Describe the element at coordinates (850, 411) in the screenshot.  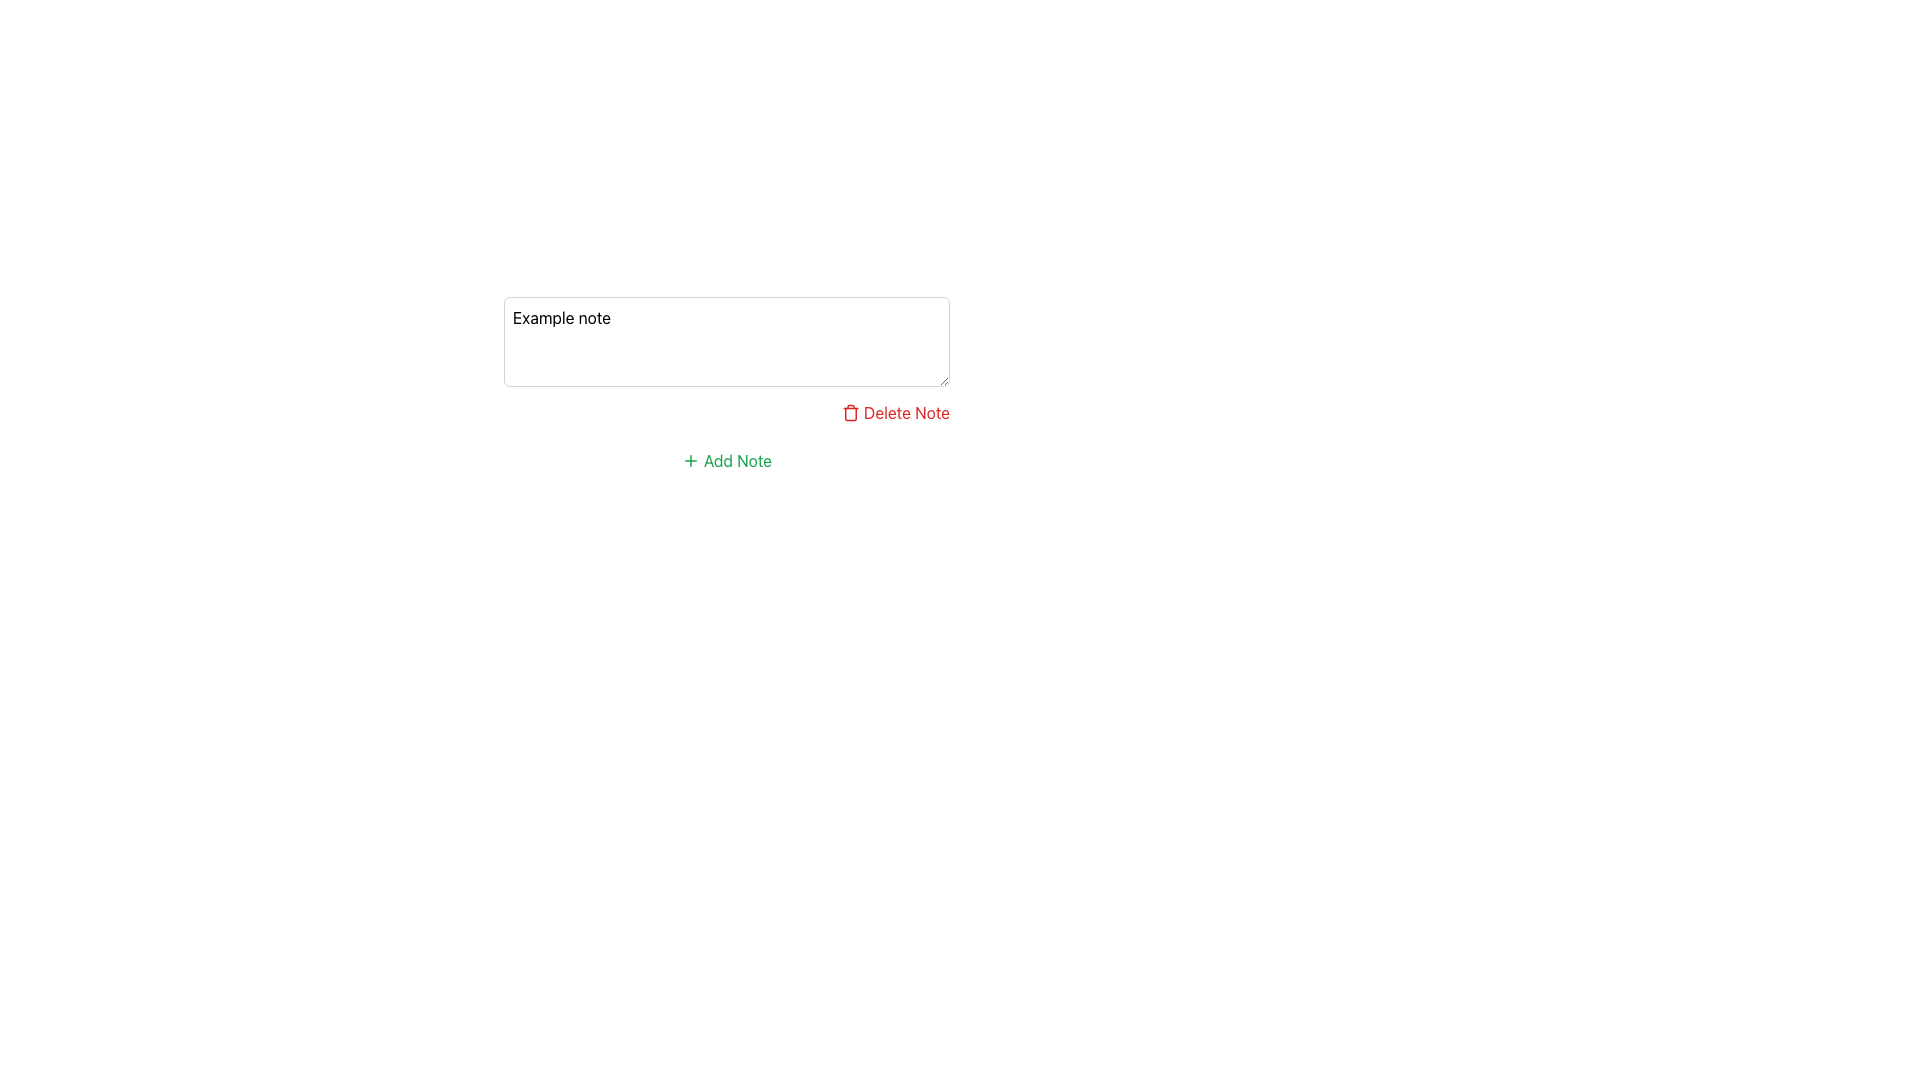
I see `the red trash can icon` at that location.